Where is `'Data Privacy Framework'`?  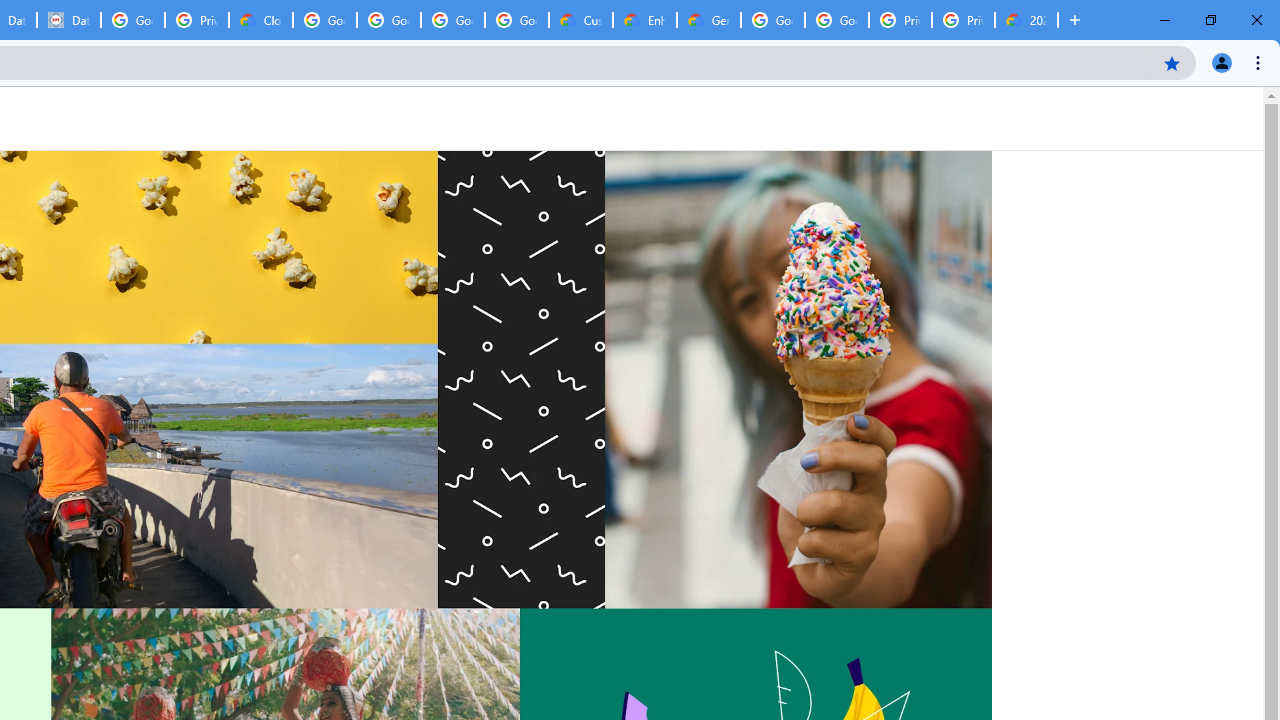
'Data Privacy Framework' is located at coordinates (69, 20).